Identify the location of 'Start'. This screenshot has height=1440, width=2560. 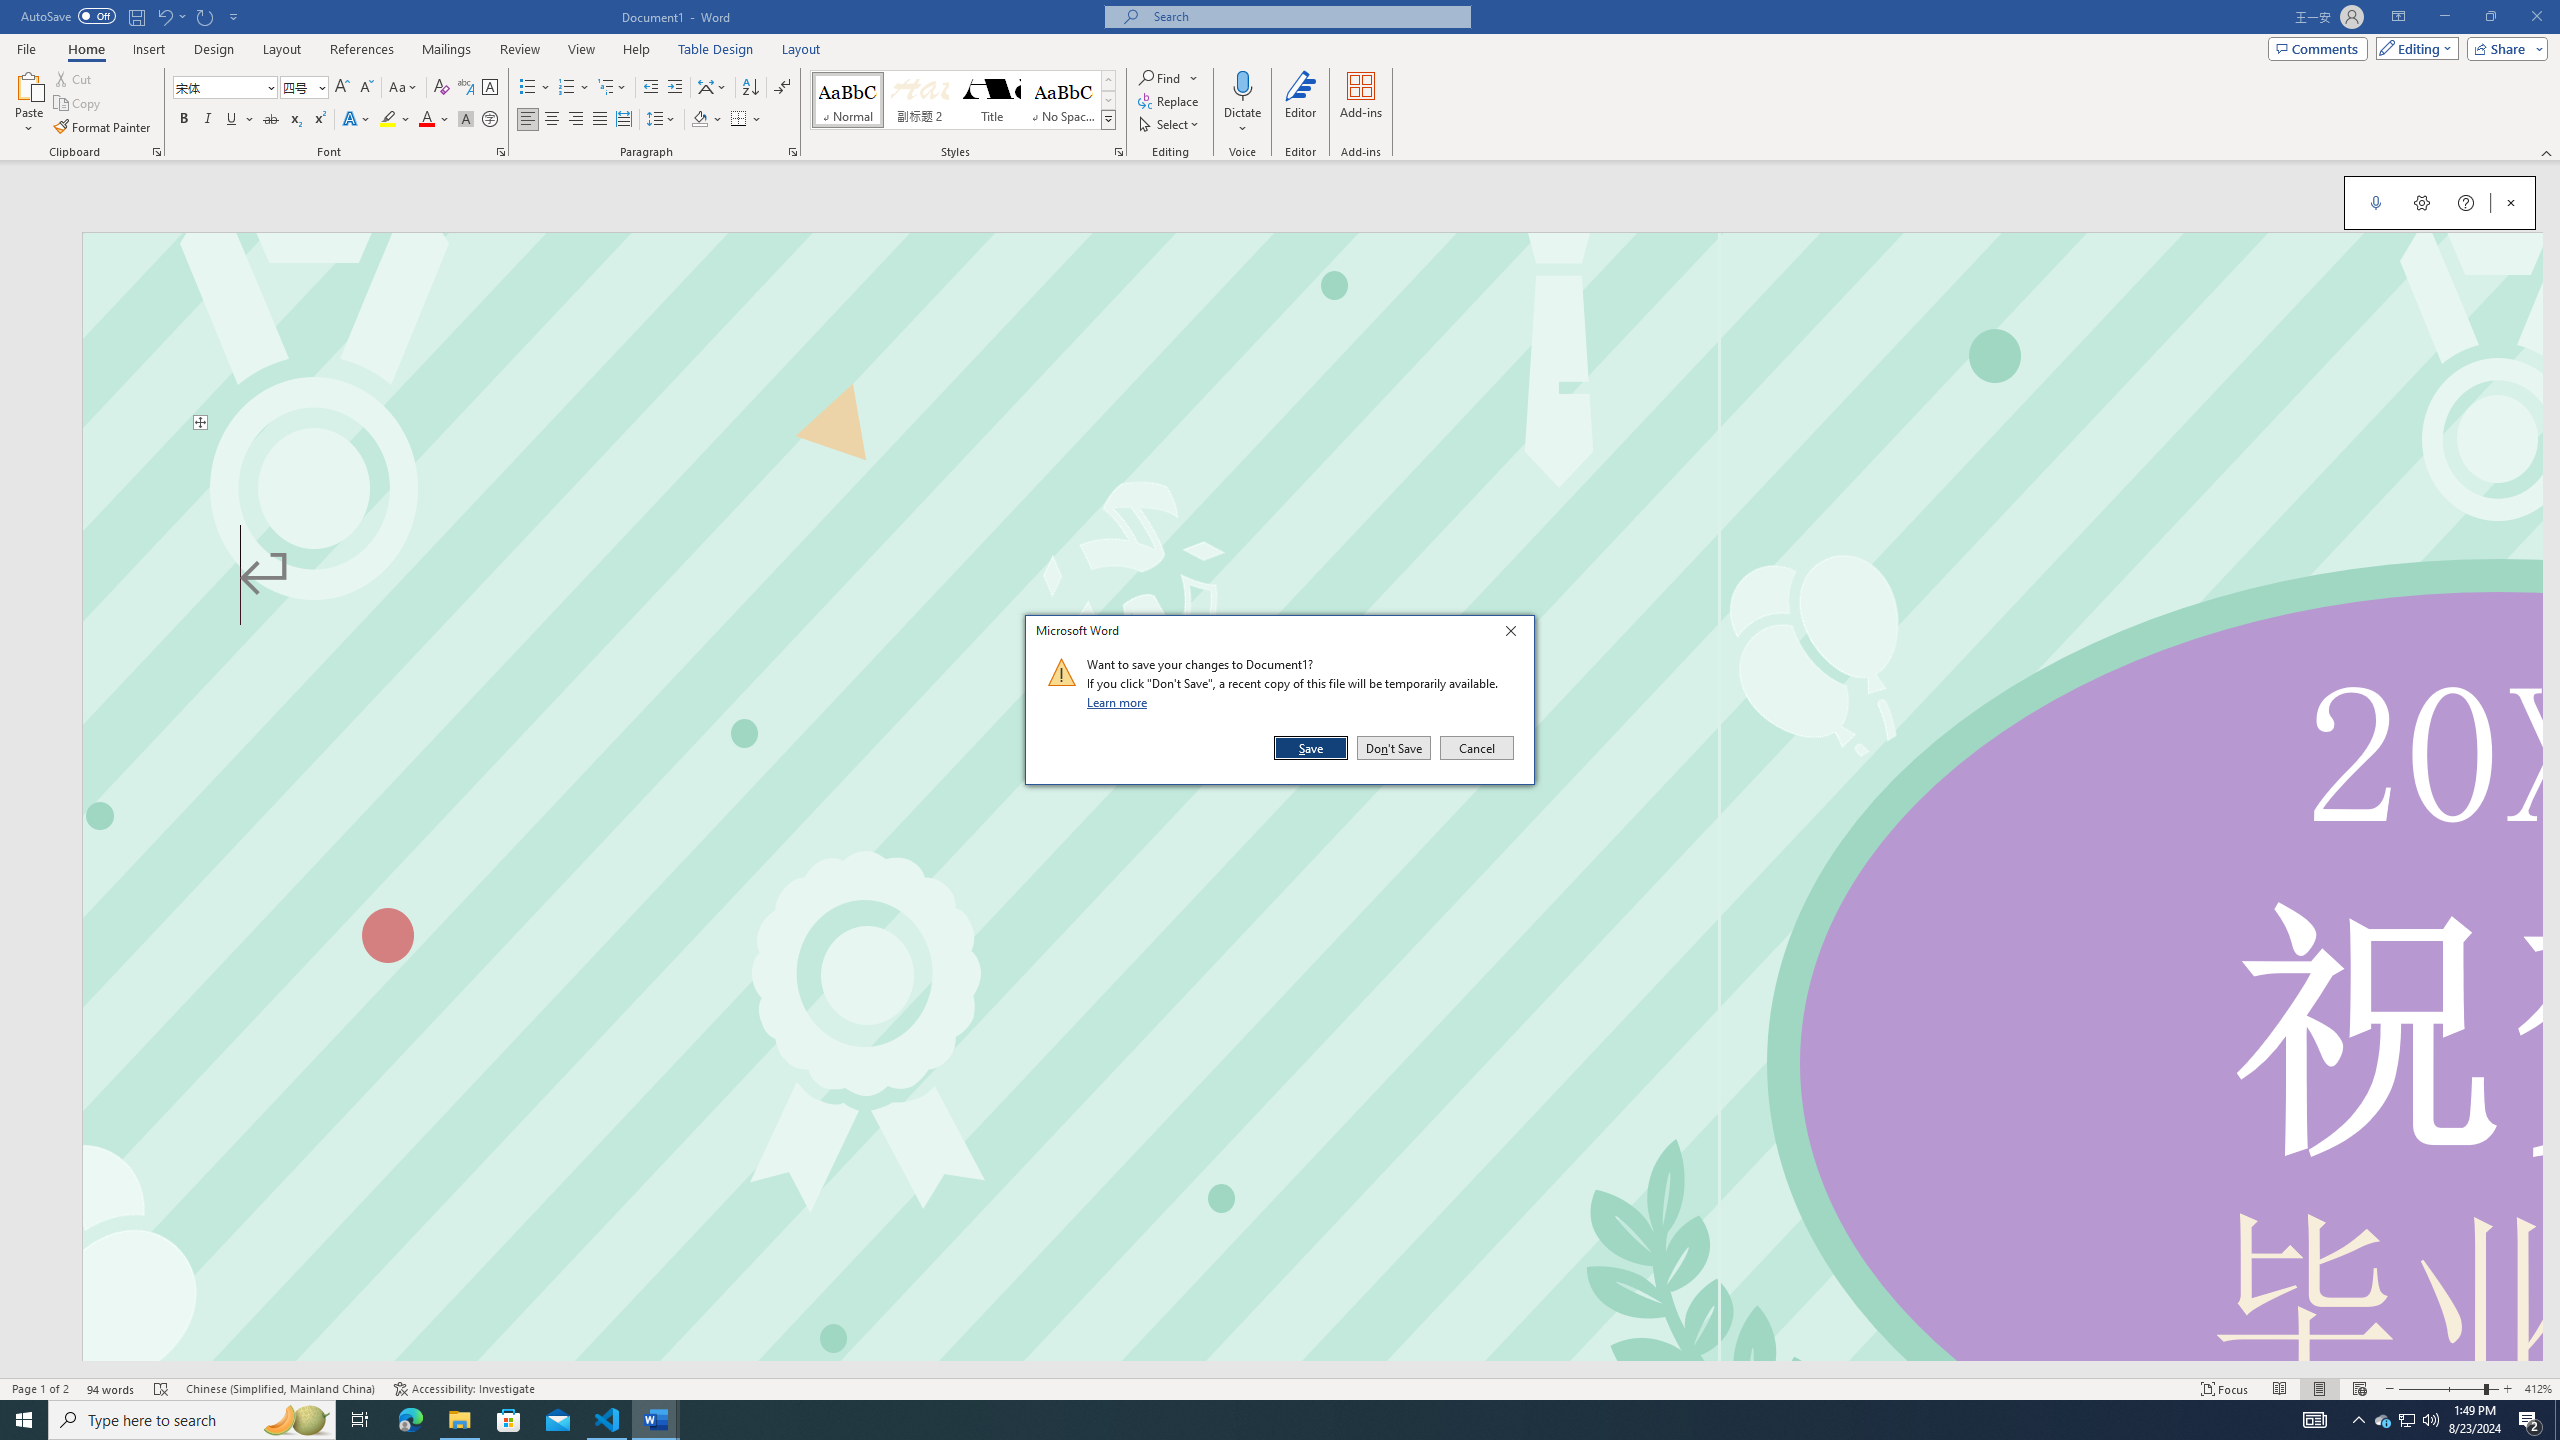
(24, 1418).